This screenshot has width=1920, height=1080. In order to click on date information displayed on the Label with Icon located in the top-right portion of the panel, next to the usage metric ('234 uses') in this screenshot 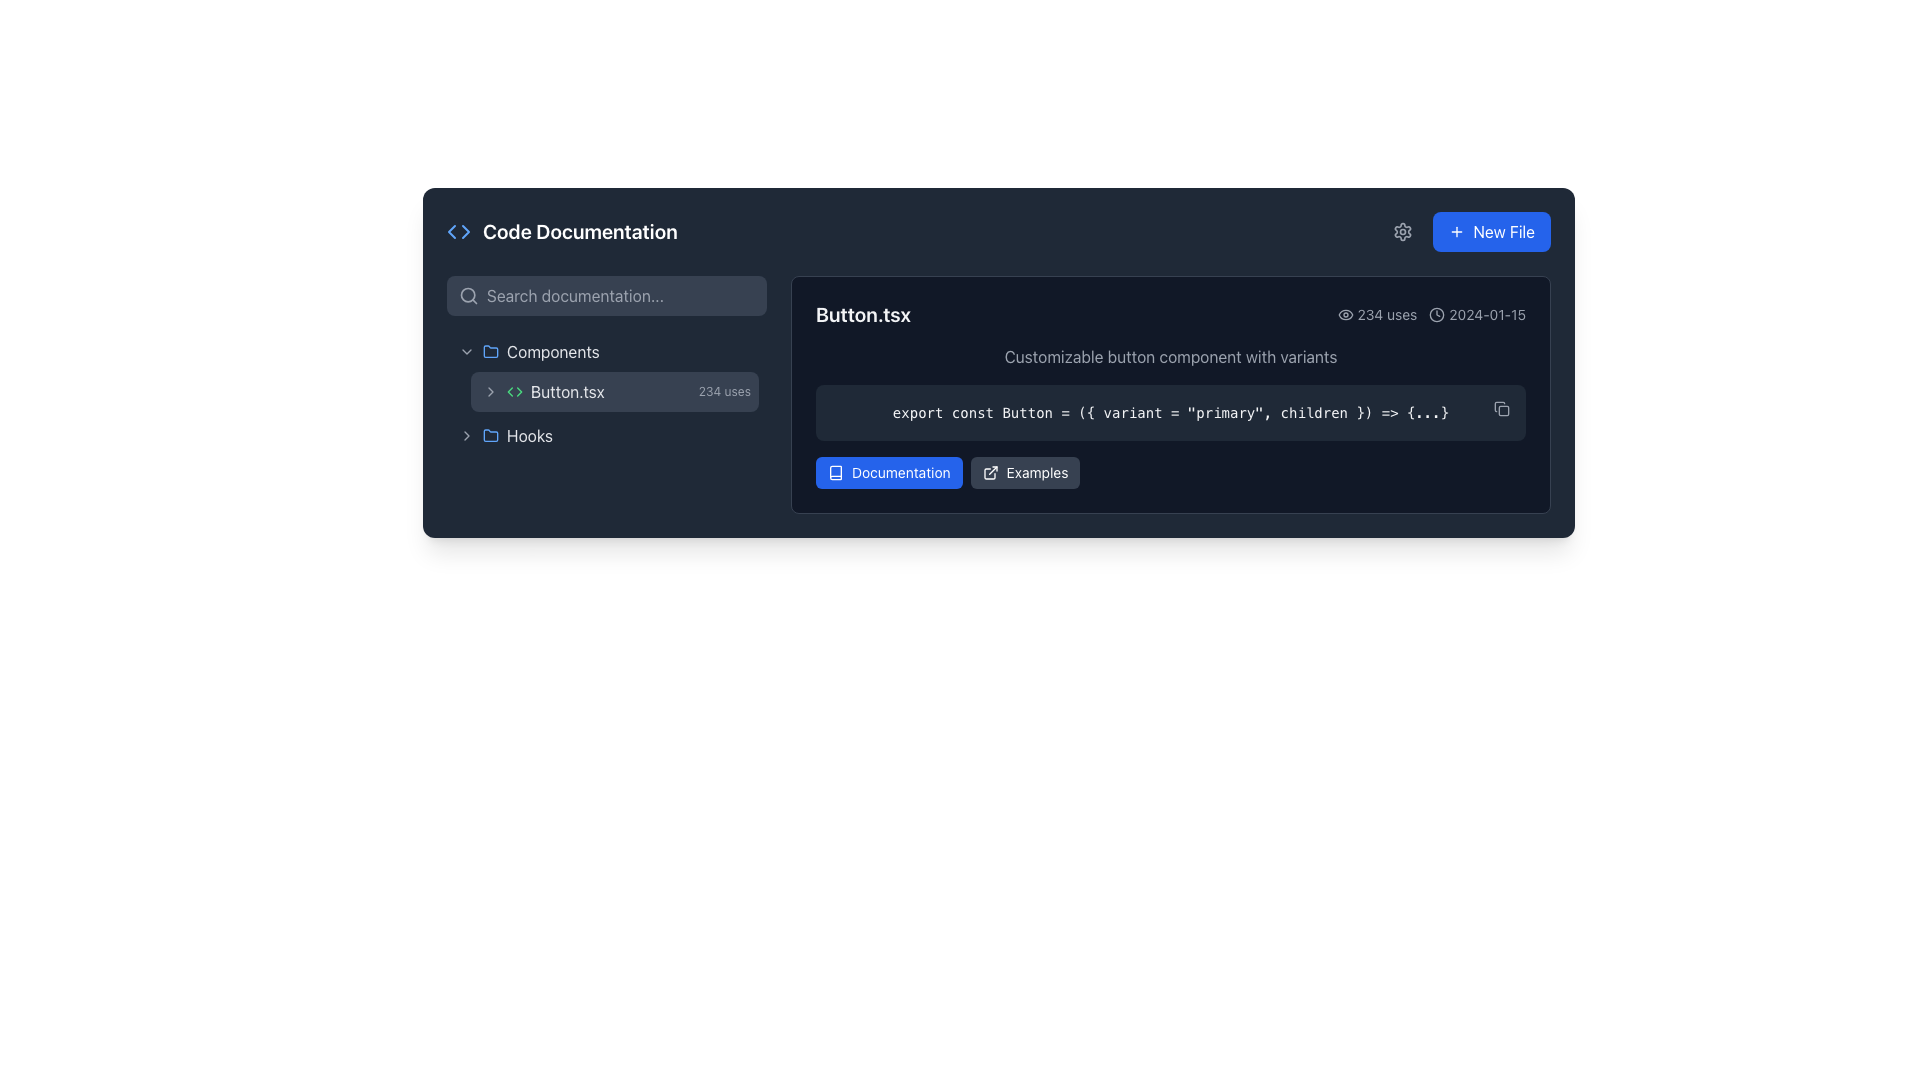, I will do `click(1477, 315)`.